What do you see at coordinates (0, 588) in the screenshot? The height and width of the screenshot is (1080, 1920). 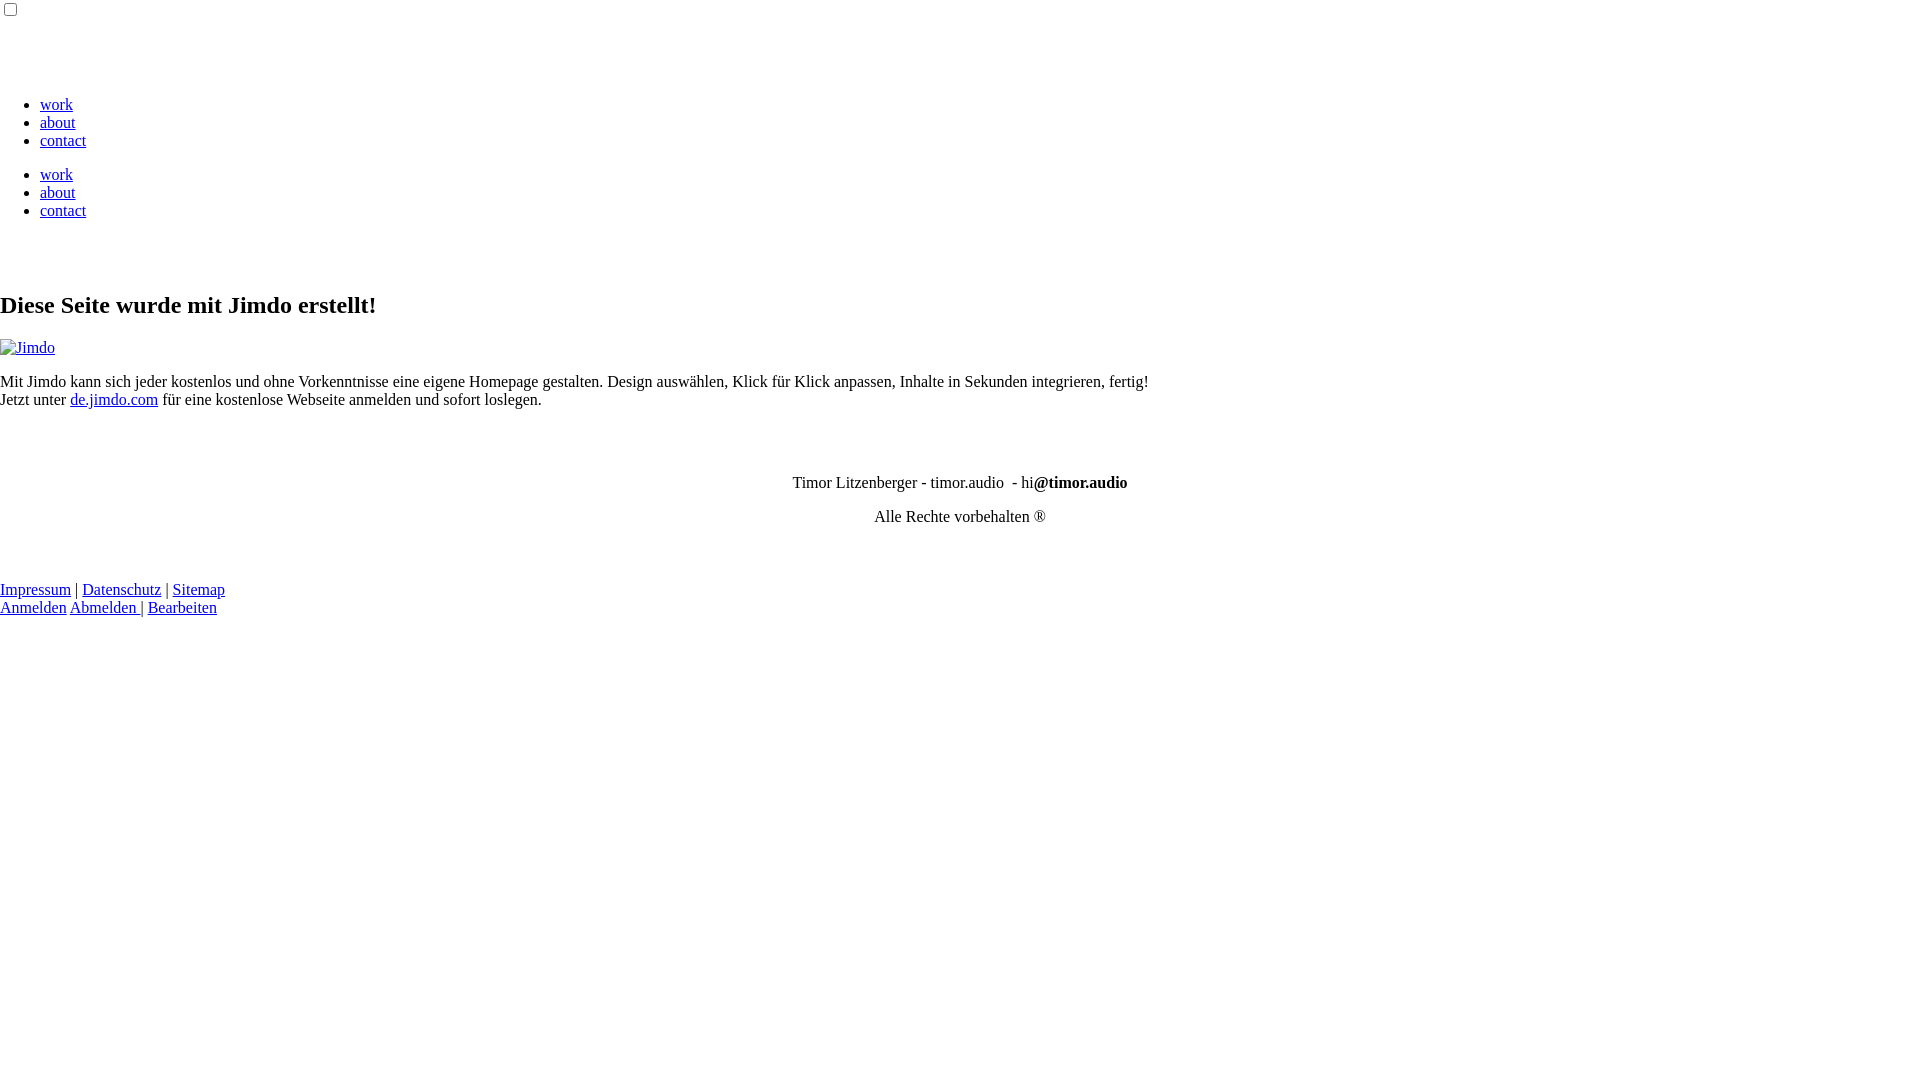 I see `'Impressum'` at bounding box center [0, 588].